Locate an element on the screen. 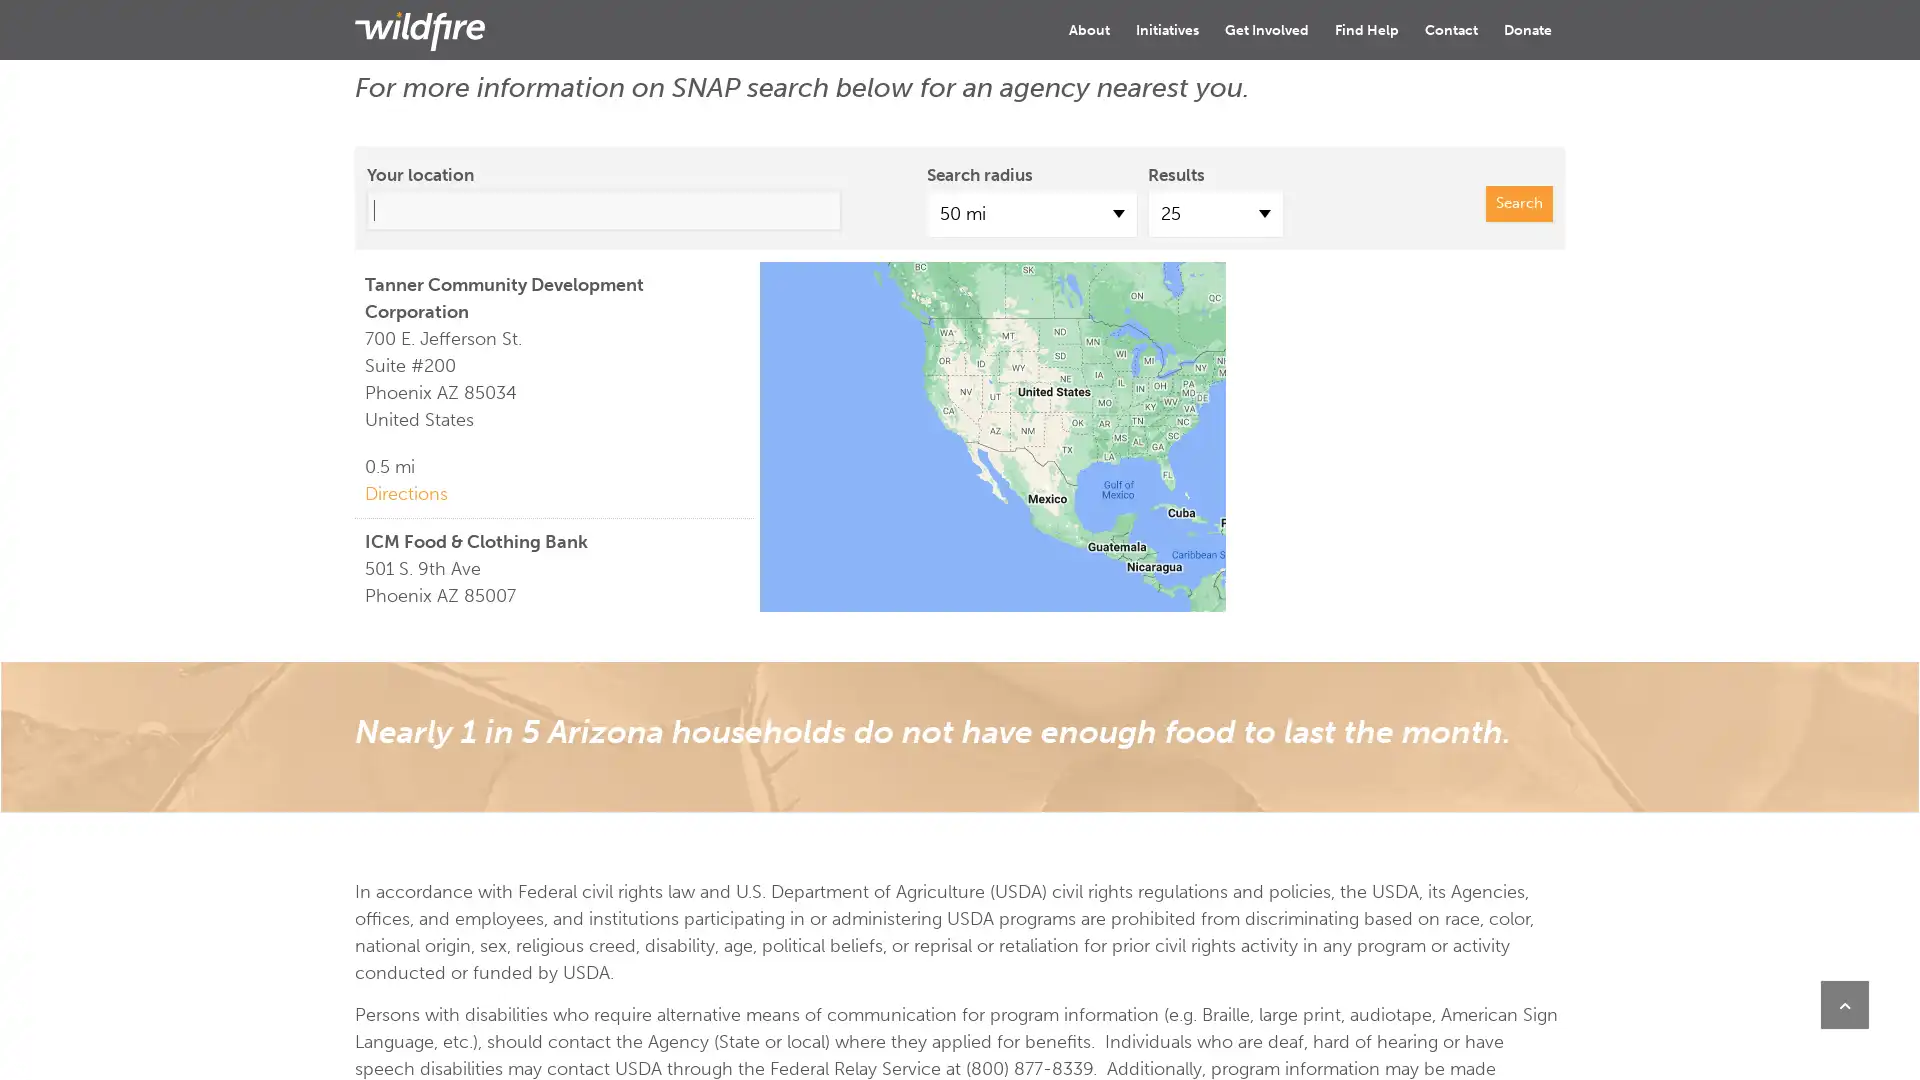  Mountain Park Health Center  Gateway is located at coordinates (1208, 420).